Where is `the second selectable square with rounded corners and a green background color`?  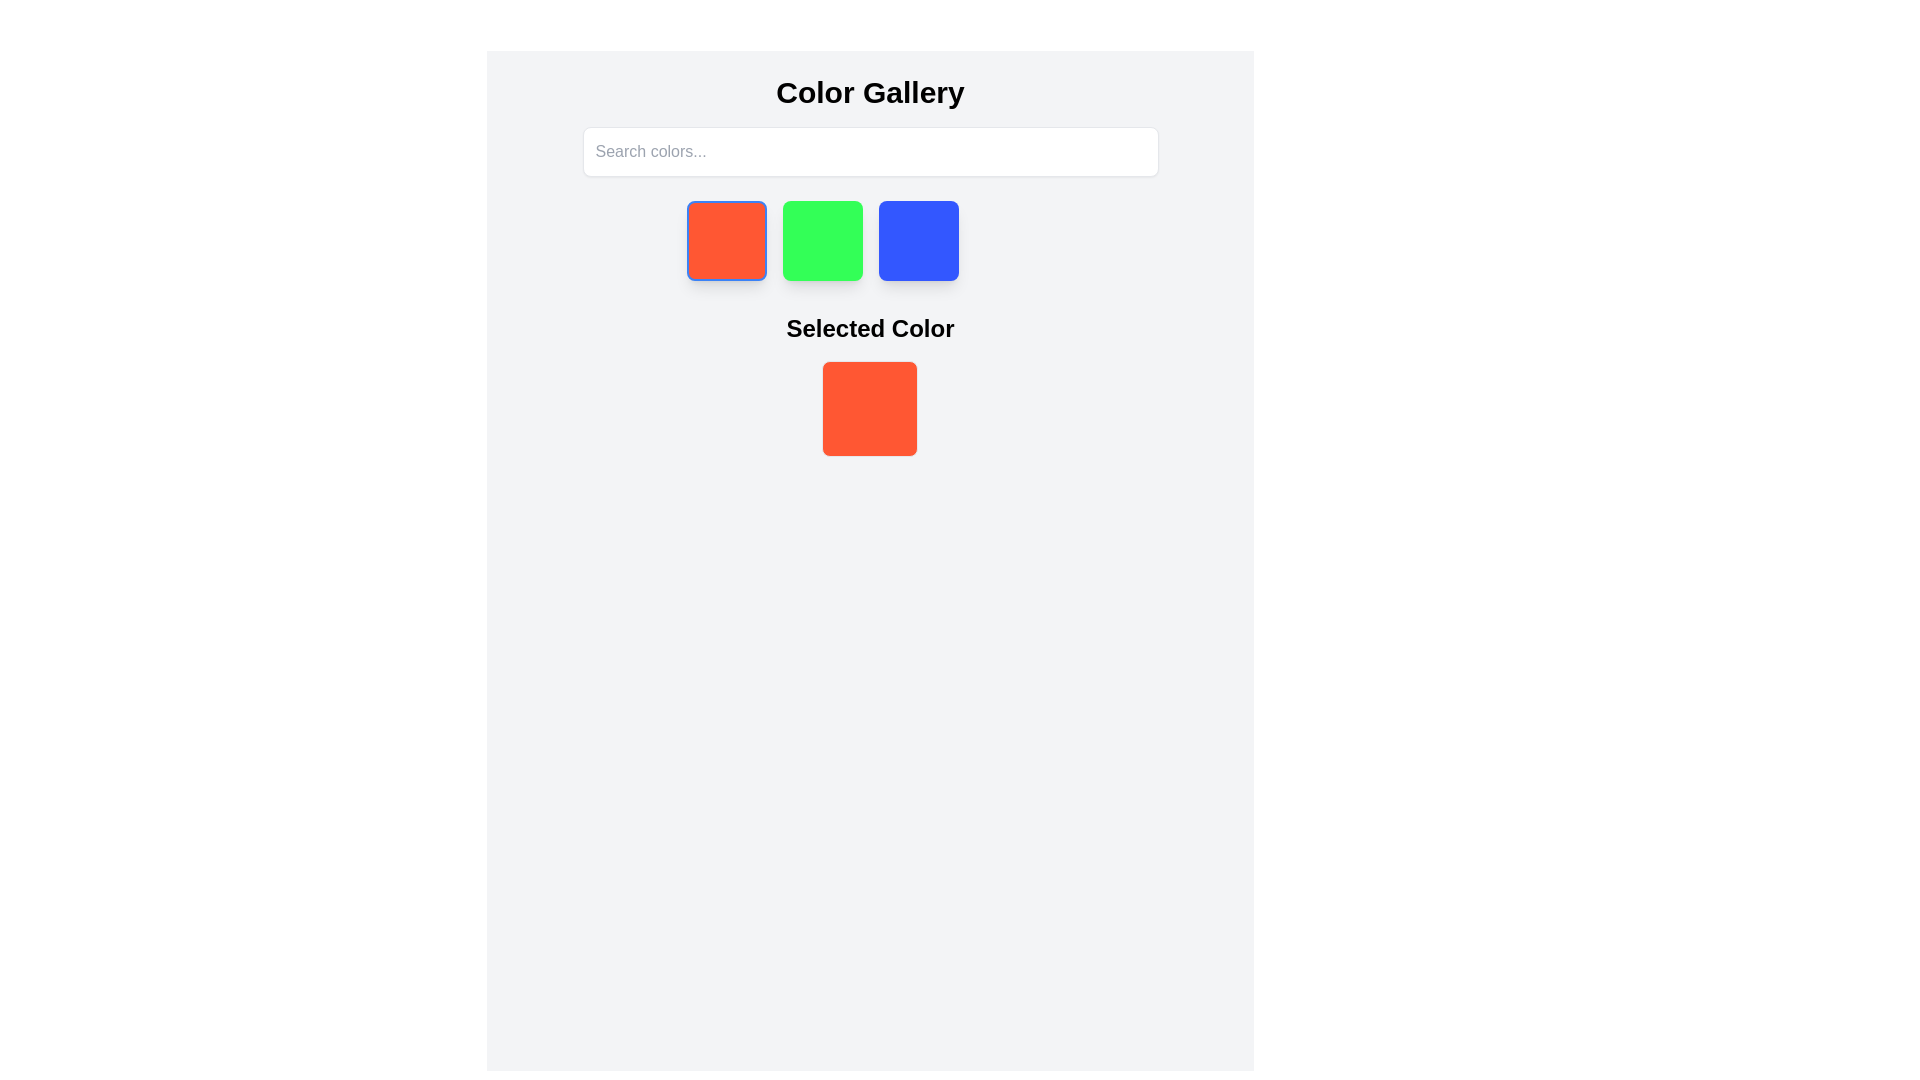
the second selectable square with rounded corners and a green background color is located at coordinates (822, 239).